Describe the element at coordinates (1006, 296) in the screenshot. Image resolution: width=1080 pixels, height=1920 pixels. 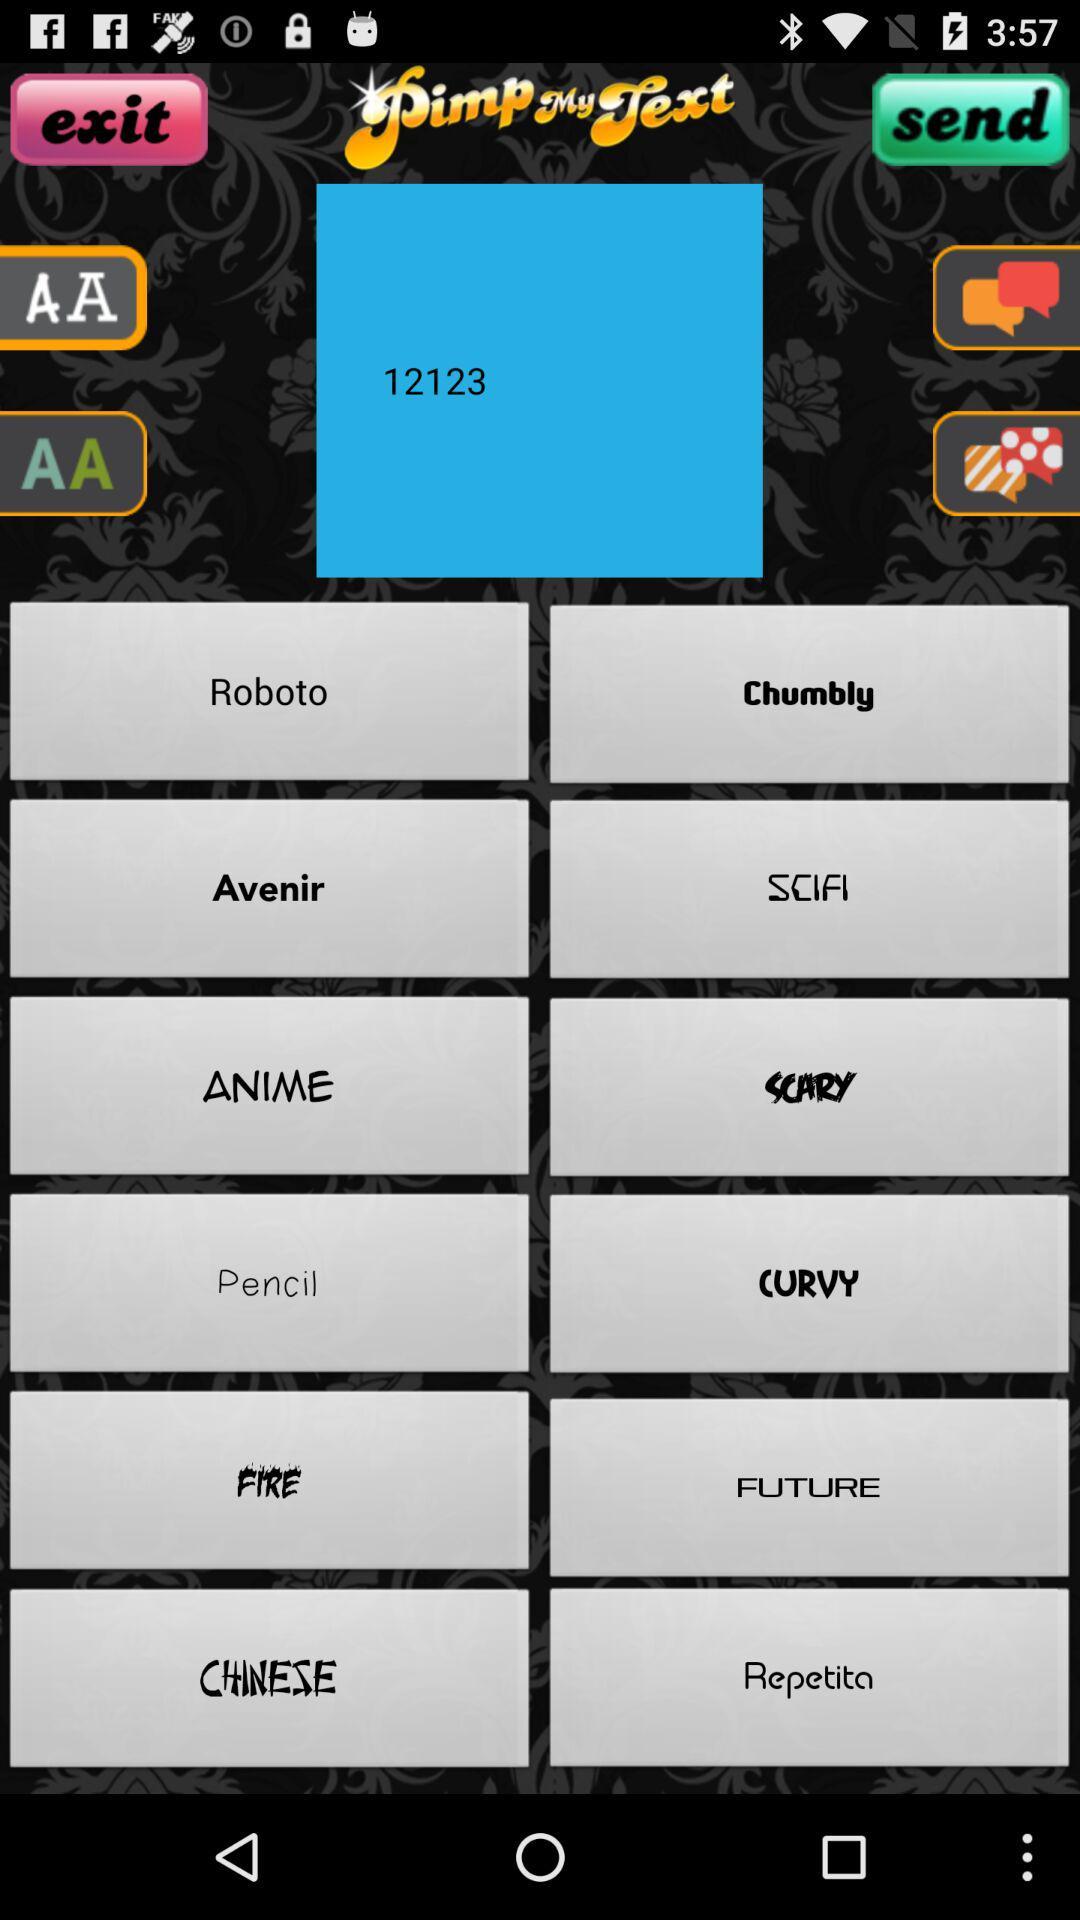
I see `massage` at that location.